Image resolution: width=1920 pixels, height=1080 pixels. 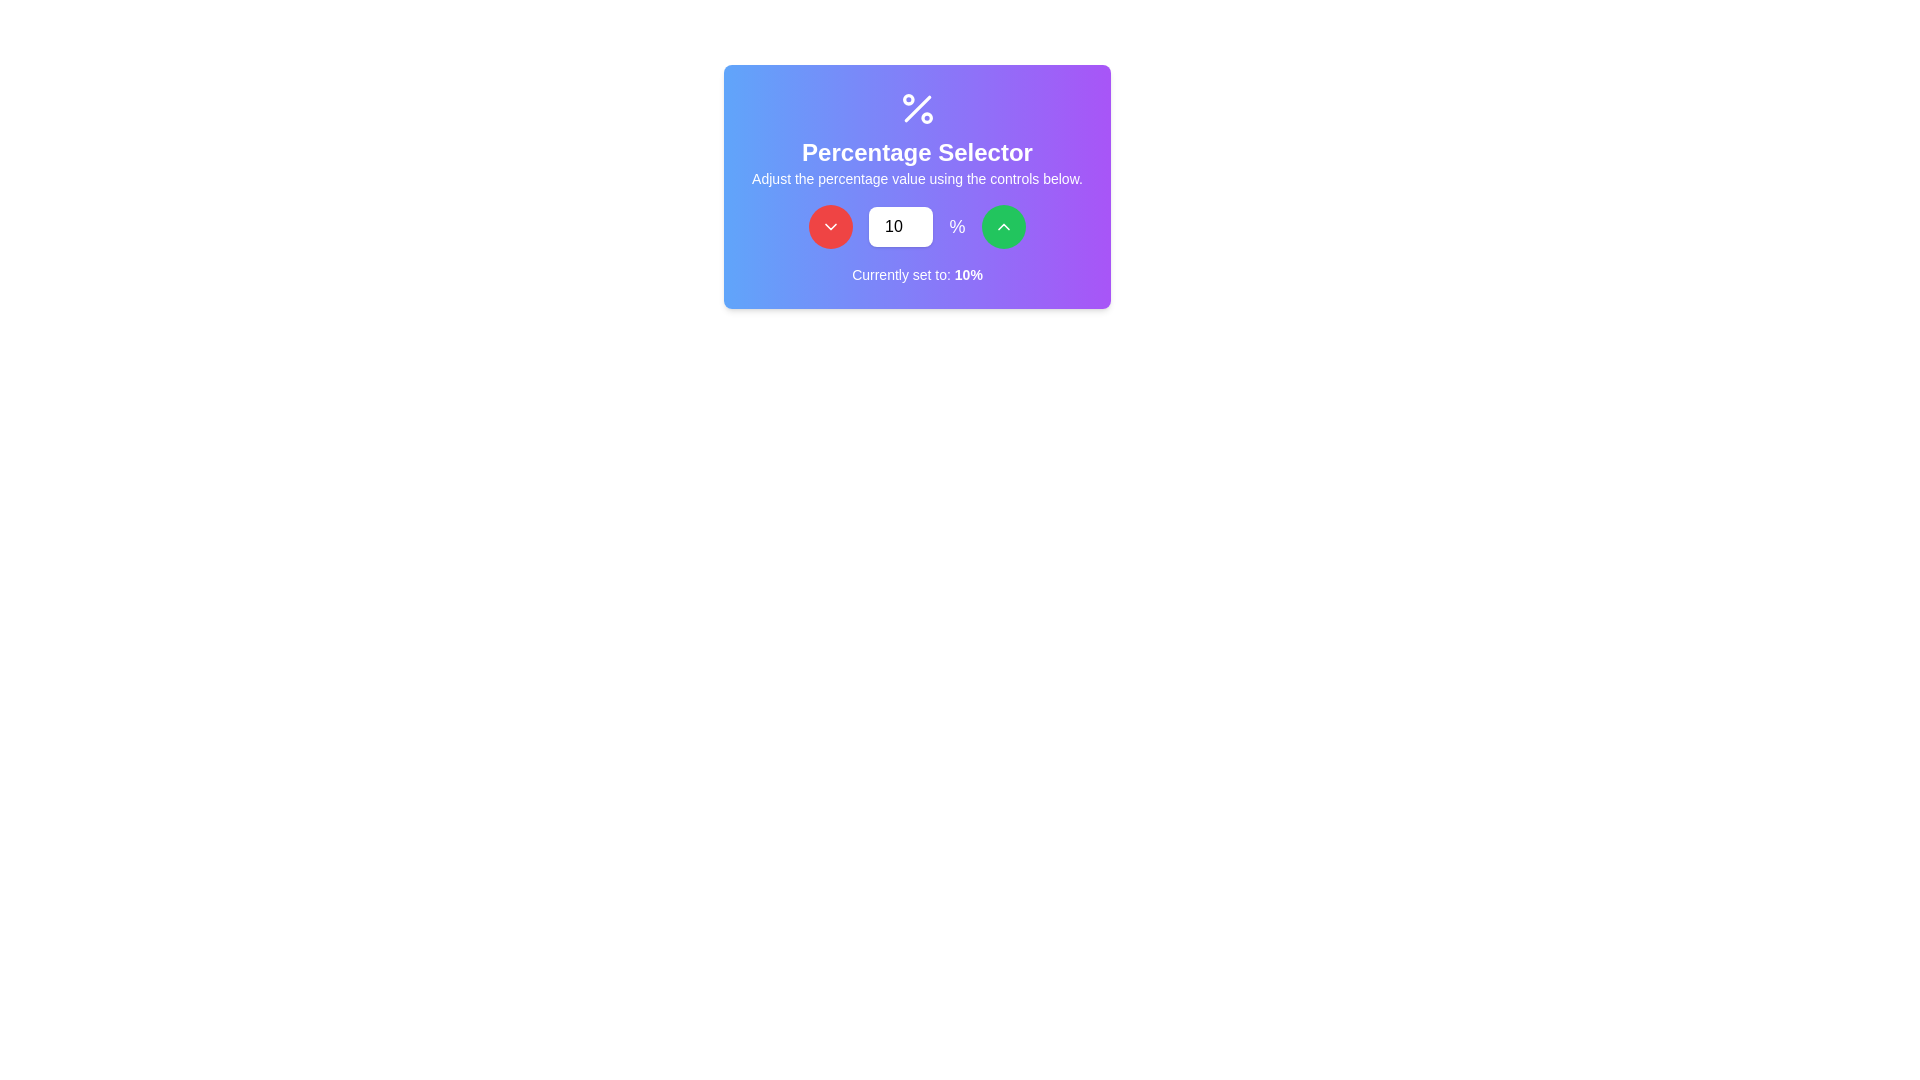 I want to click on the percentage icon, which is displayed in white on a purple background, located at the top of the card above the text 'Percentage Selector', so click(x=916, y=108).